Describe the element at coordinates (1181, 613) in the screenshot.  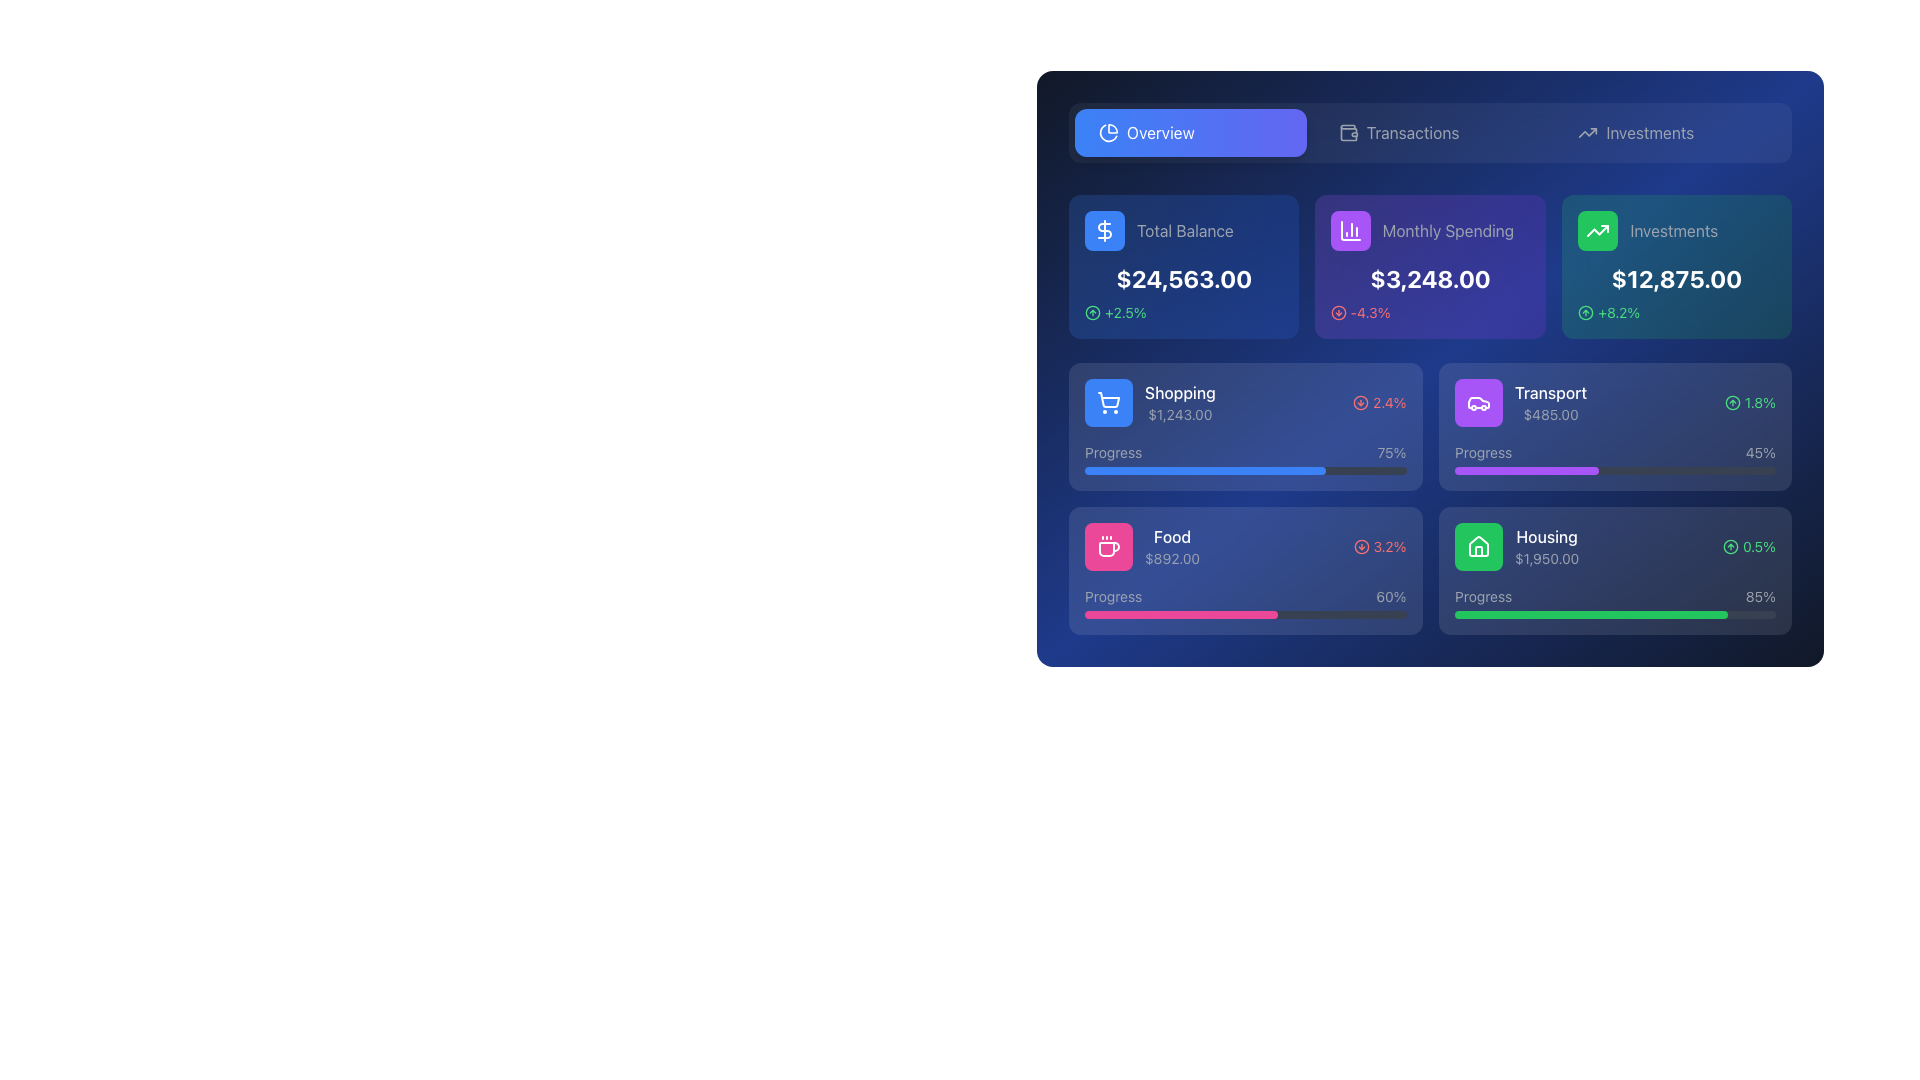
I see `the Progress bar indicating 60% completion for 'Food' located in the lower-left card under the 'Progress' label` at that location.